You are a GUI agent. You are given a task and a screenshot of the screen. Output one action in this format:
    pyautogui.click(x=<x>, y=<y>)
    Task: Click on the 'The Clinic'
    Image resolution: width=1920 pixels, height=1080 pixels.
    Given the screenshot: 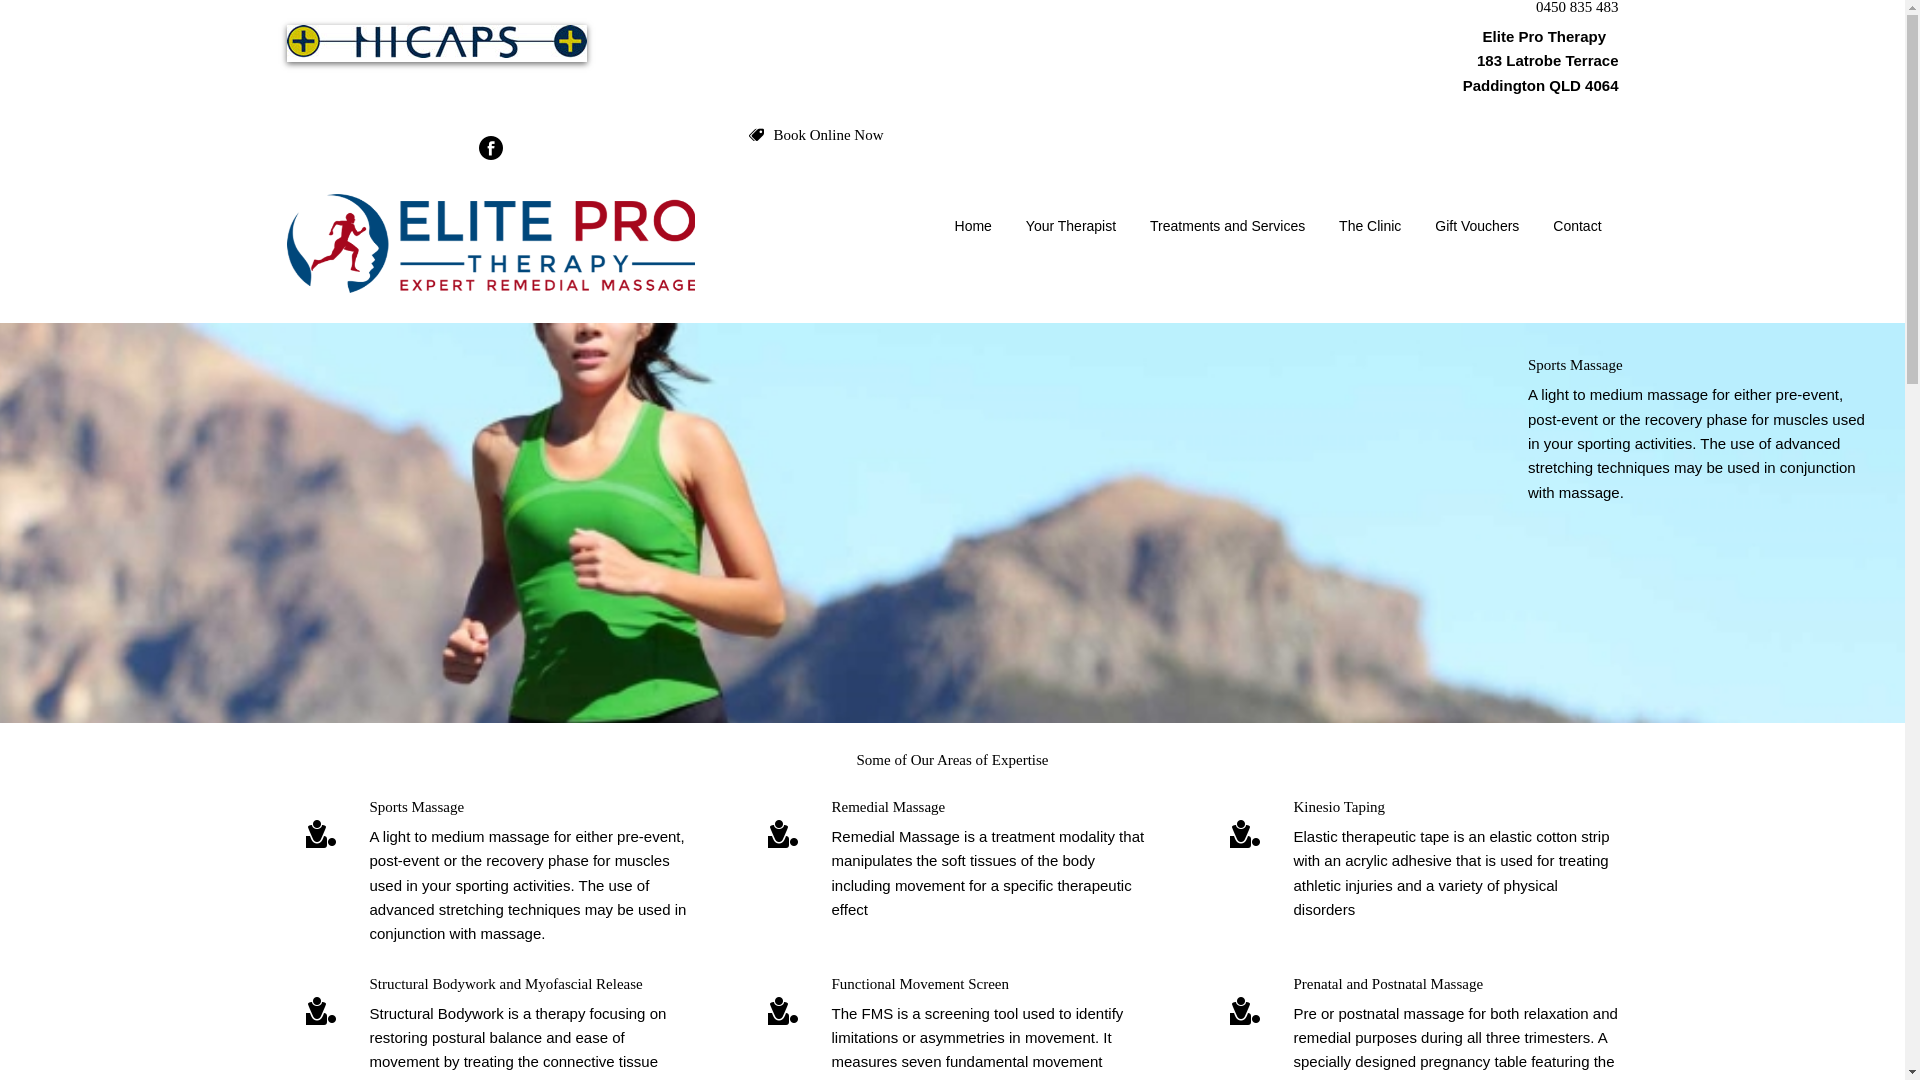 What is the action you would take?
    pyautogui.click(x=1368, y=225)
    